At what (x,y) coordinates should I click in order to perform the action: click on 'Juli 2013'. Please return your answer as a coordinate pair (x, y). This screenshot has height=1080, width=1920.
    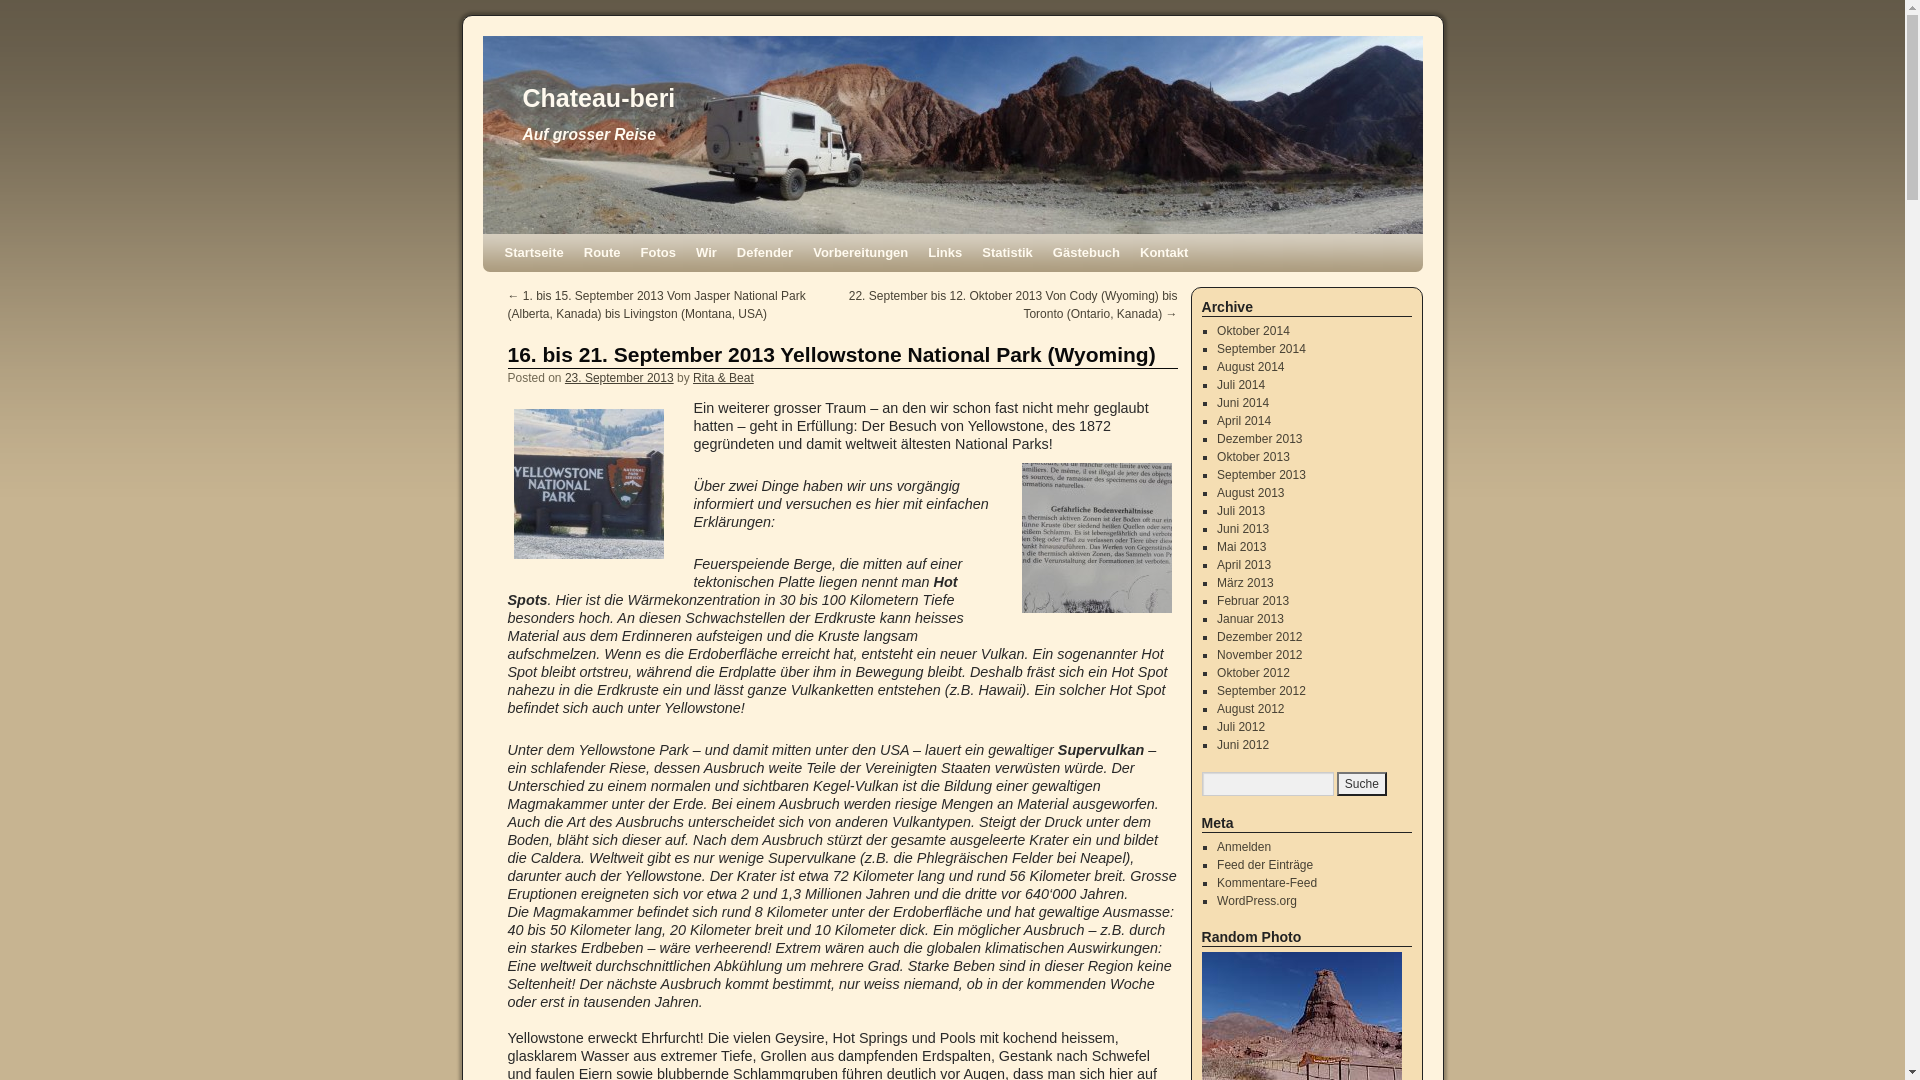
    Looking at the image, I should click on (1240, 509).